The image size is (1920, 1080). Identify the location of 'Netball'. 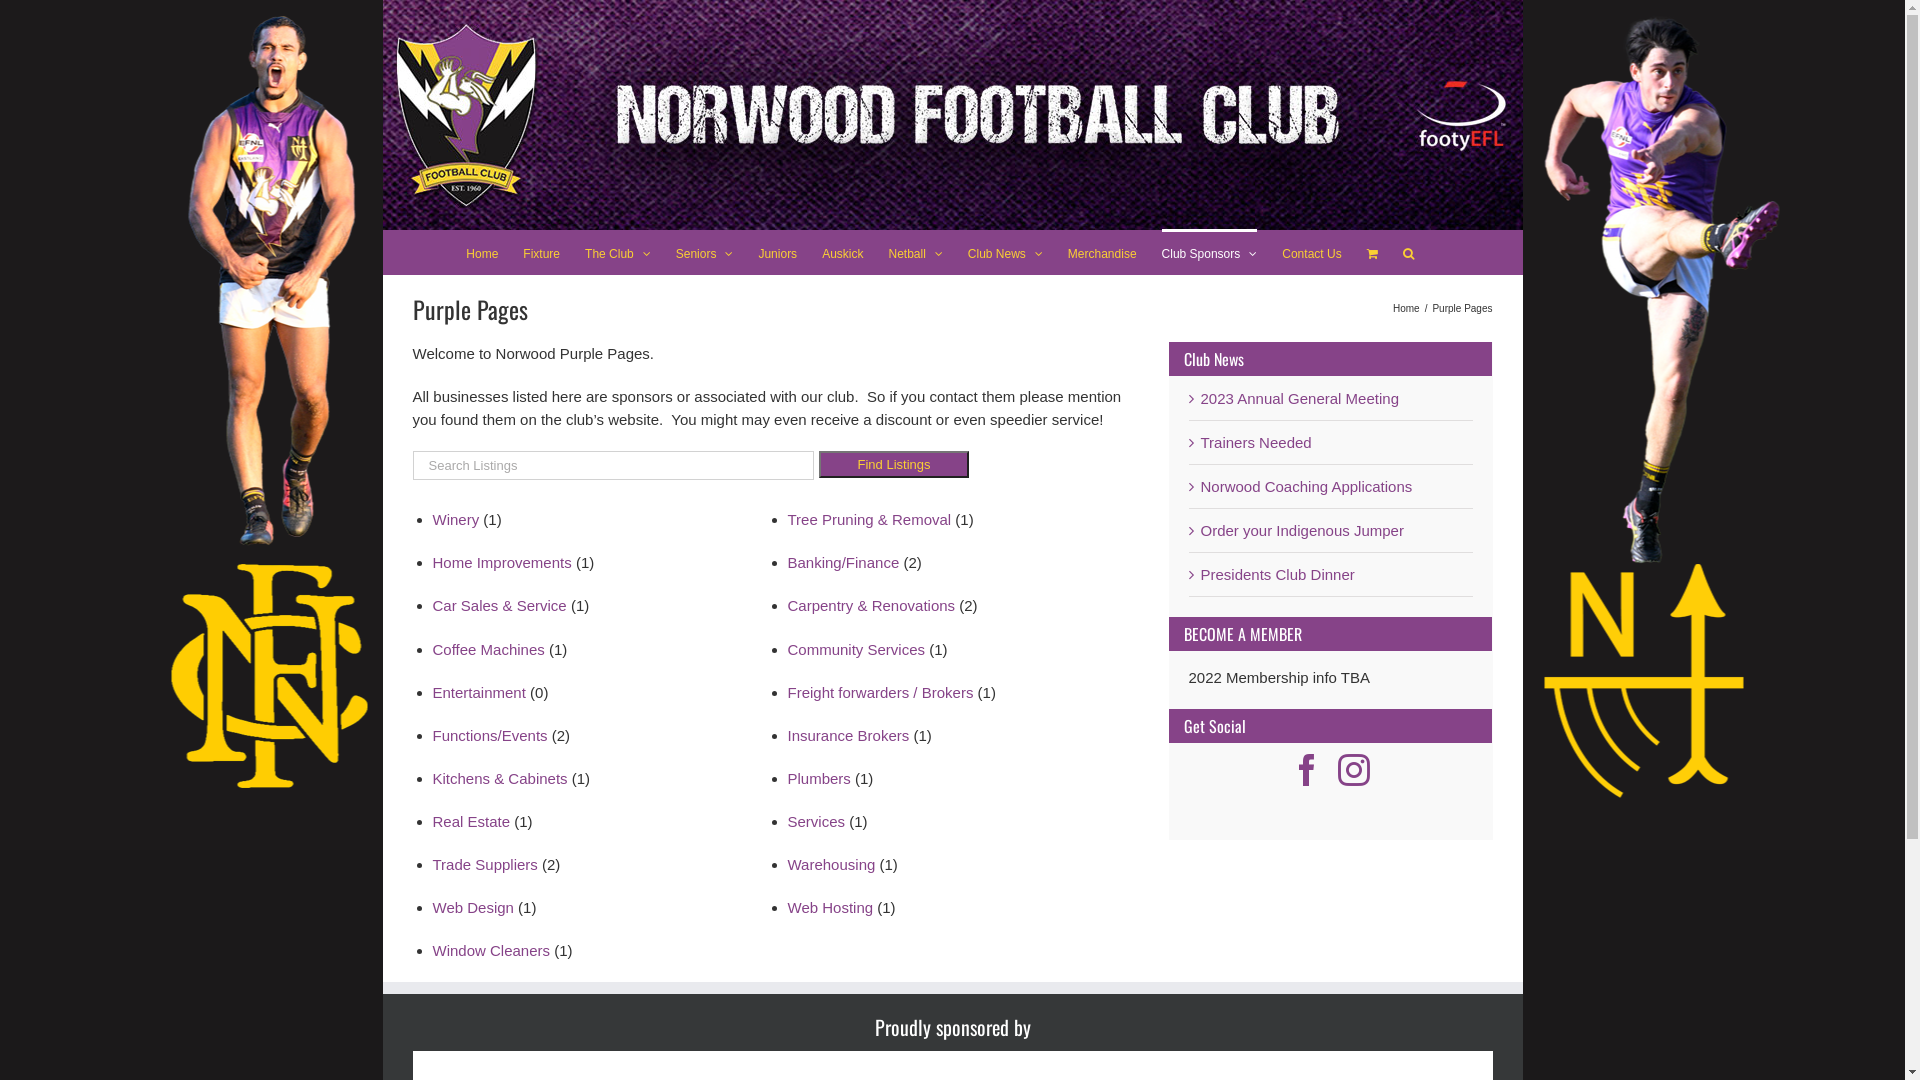
(914, 250).